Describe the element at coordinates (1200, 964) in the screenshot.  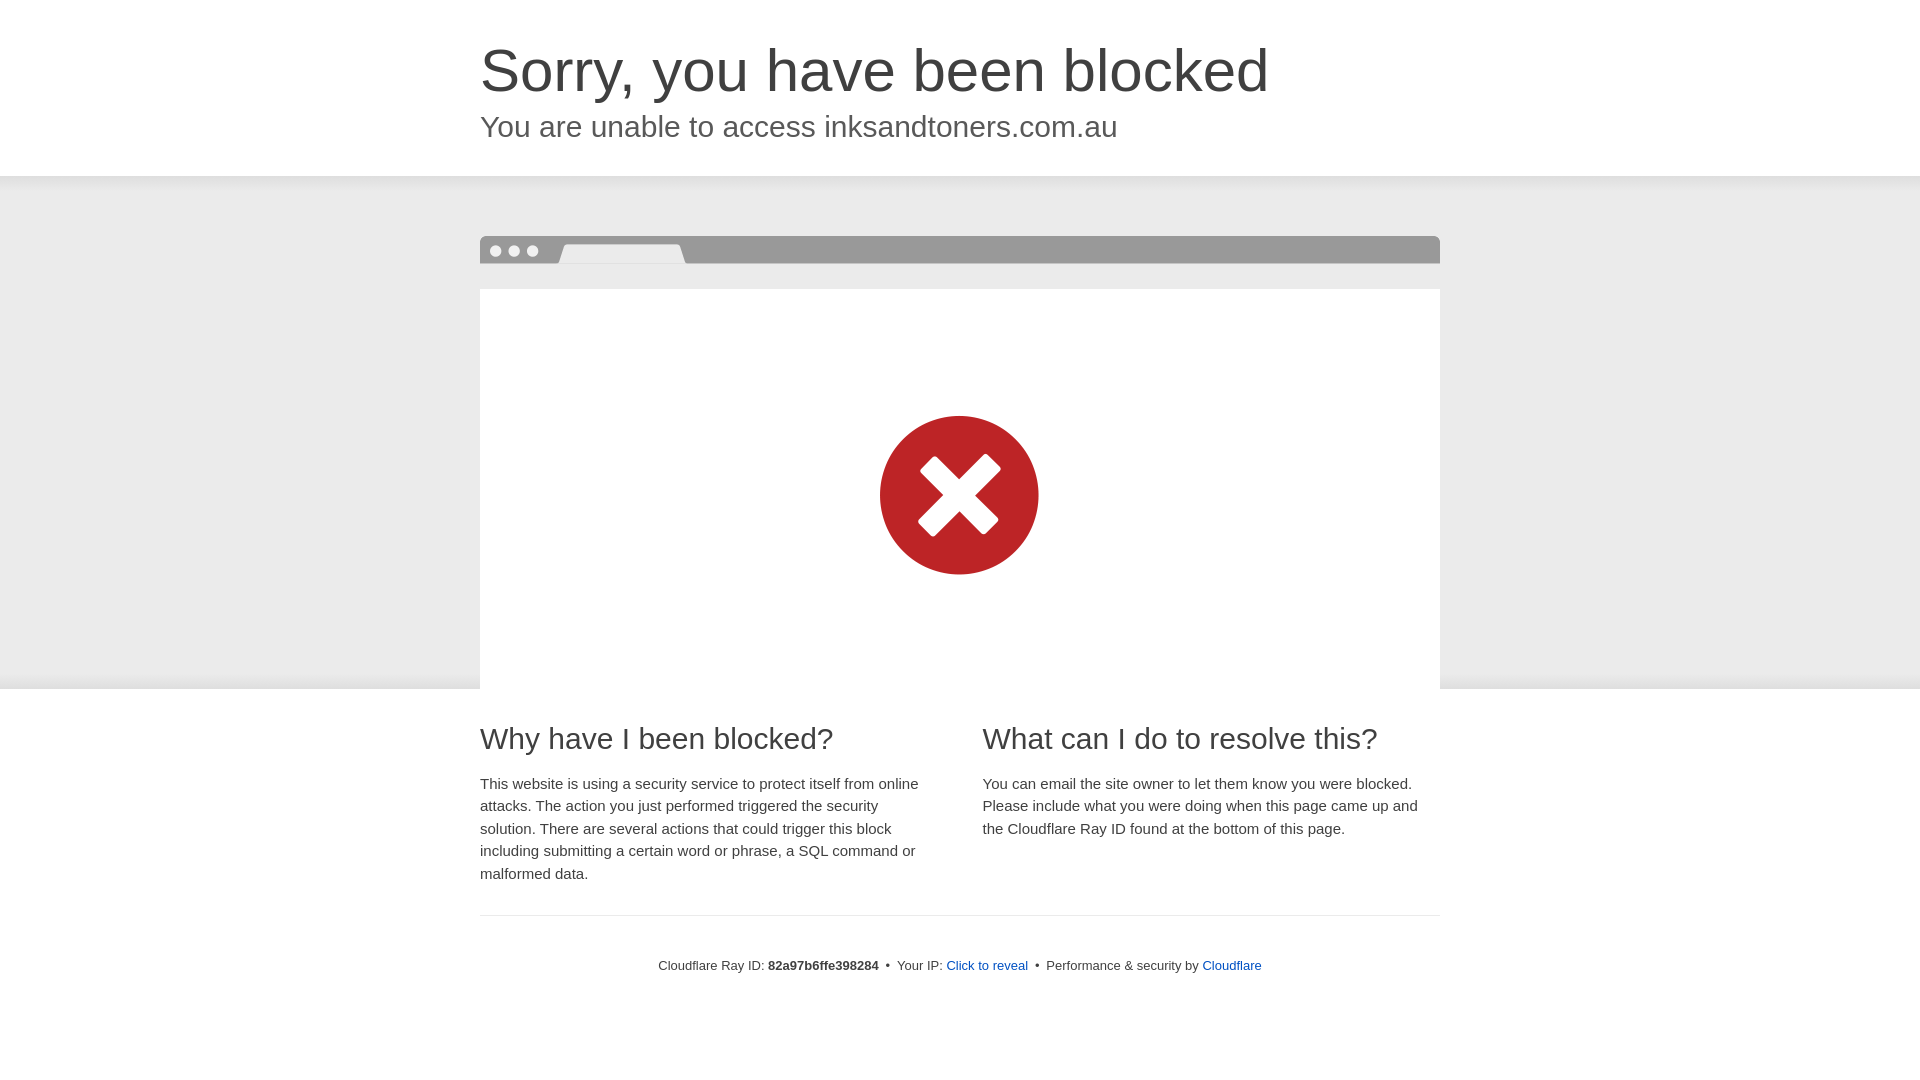
I see `'Cloudflare'` at that location.